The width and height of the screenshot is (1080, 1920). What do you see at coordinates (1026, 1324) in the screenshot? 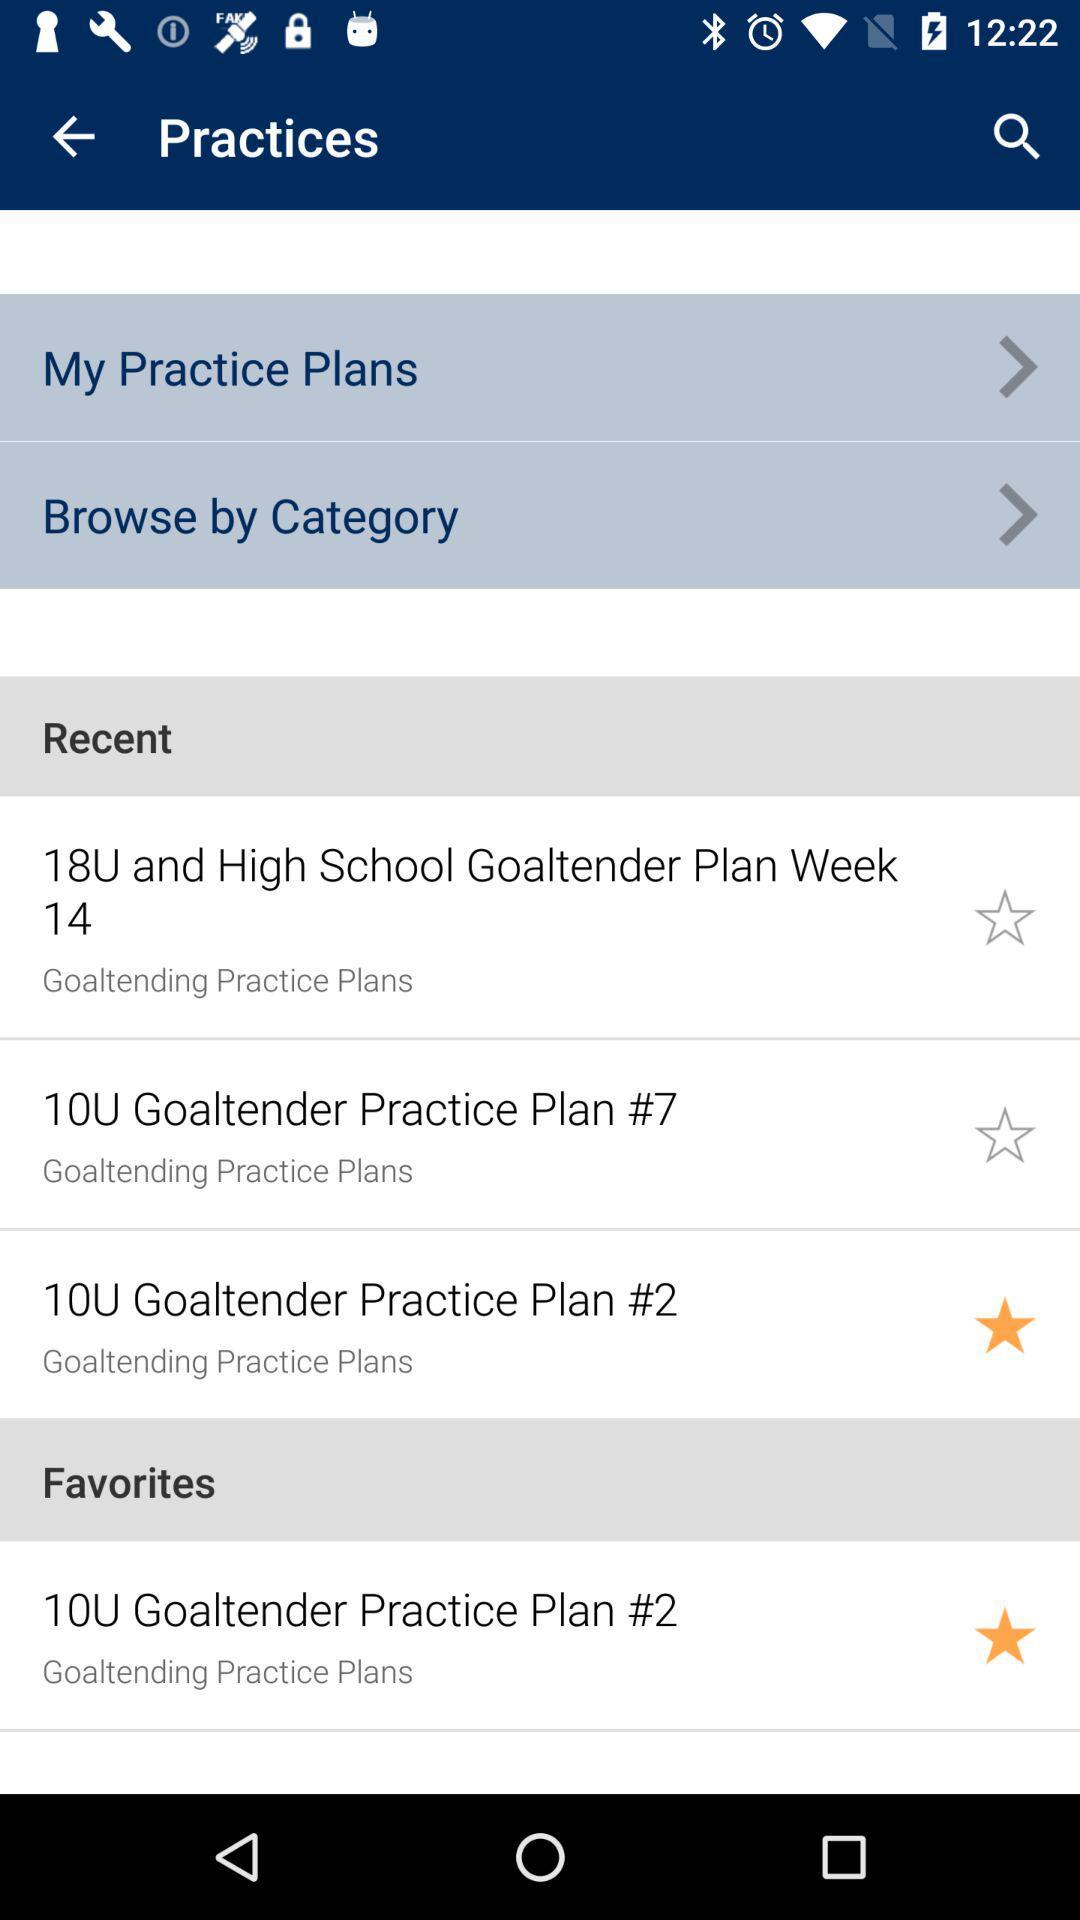
I see `bookmark` at bounding box center [1026, 1324].